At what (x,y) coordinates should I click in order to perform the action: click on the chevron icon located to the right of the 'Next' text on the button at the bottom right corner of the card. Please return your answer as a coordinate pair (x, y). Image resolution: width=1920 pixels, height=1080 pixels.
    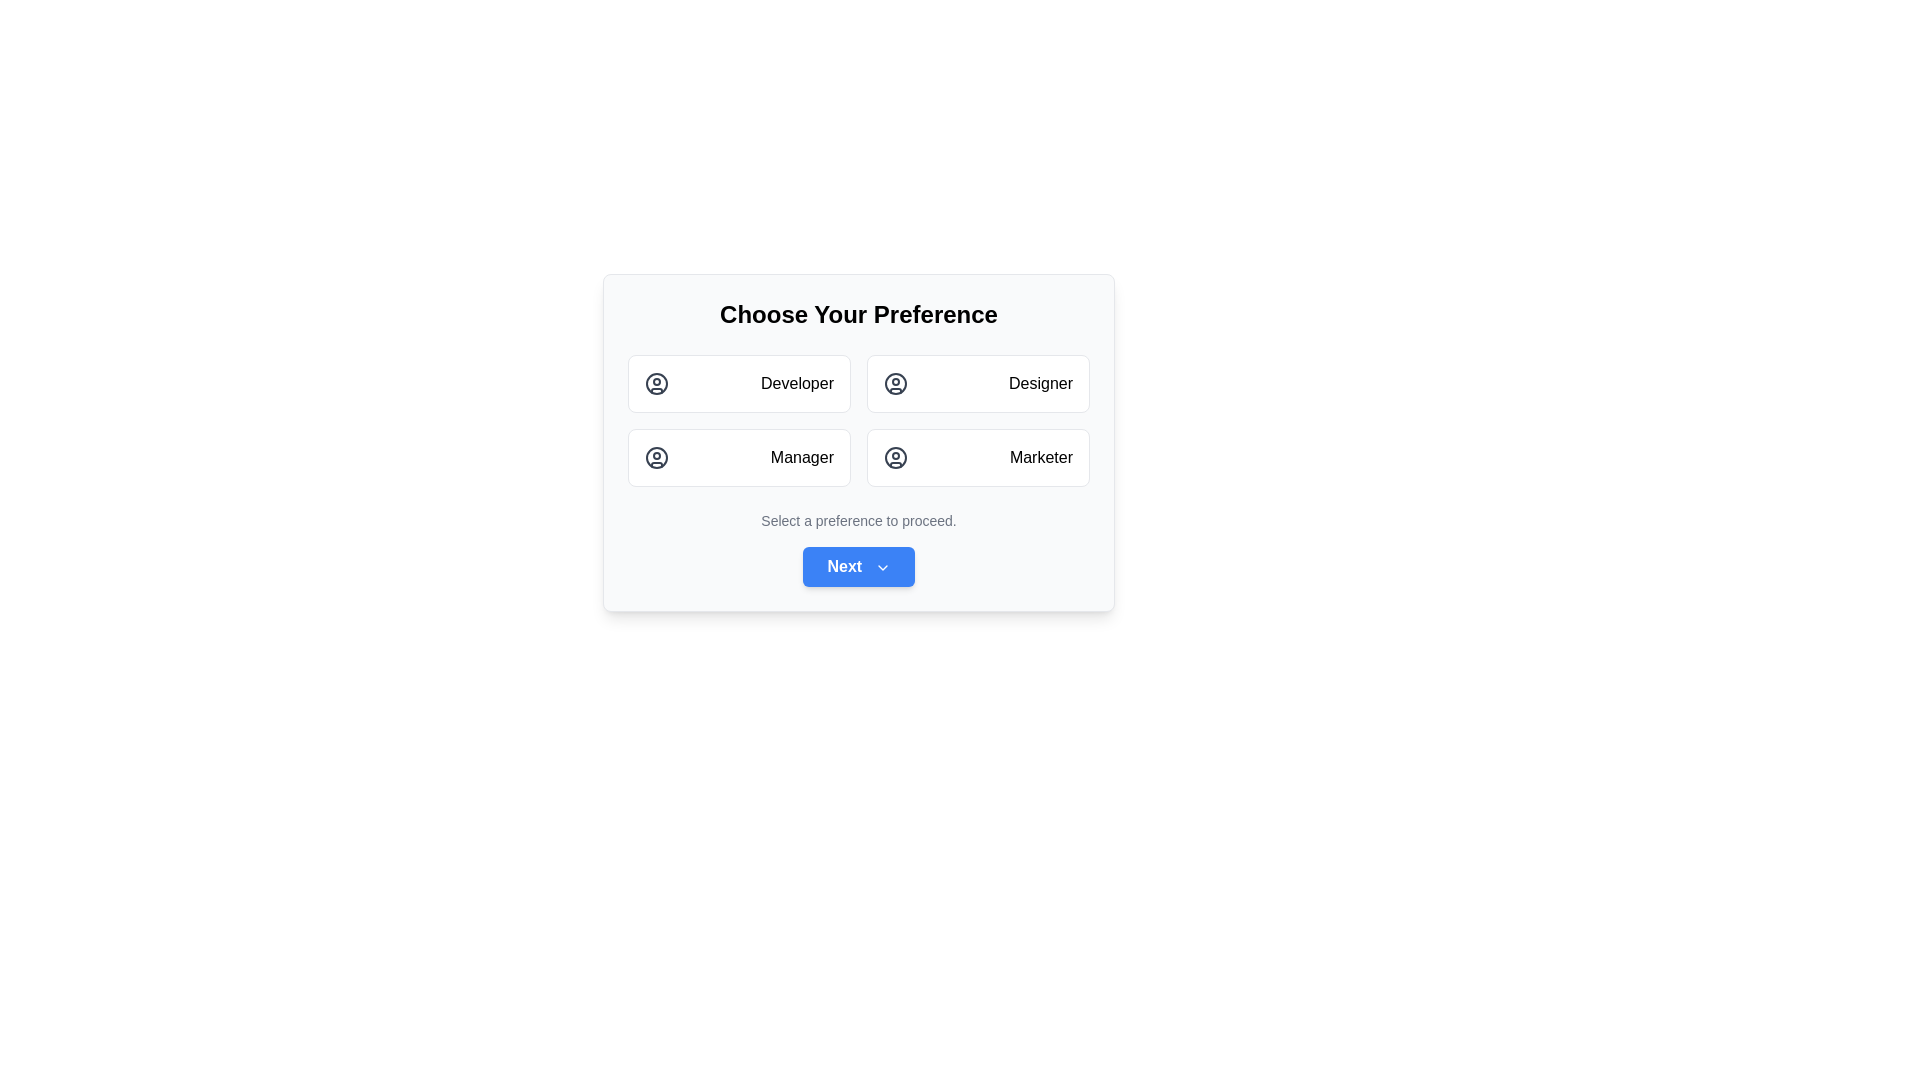
    Looking at the image, I should click on (881, 567).